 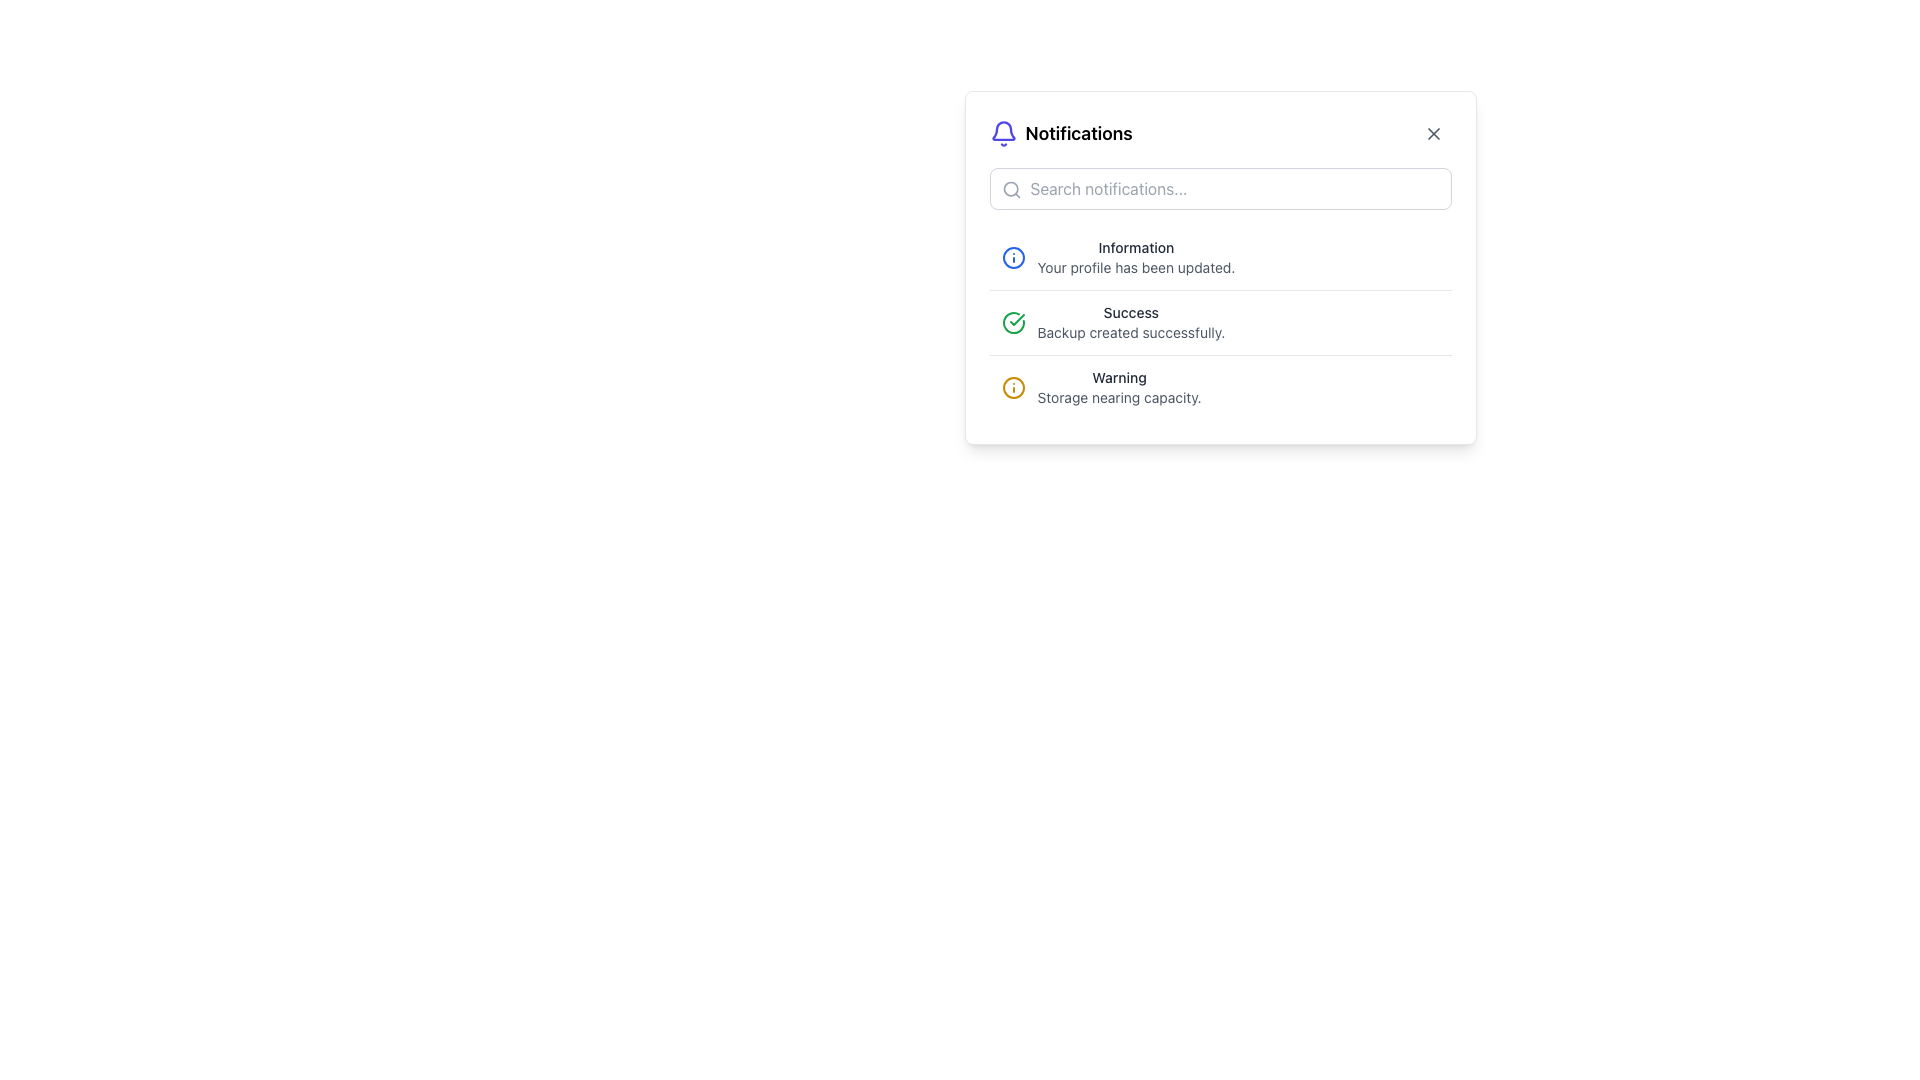 What do you see at coordinates (1219, 257) in the screenshot?
I see `the Notification message that displays the title 'Information' and the text 'Your profile has been updated.'` at bounding box center [1219, 257].